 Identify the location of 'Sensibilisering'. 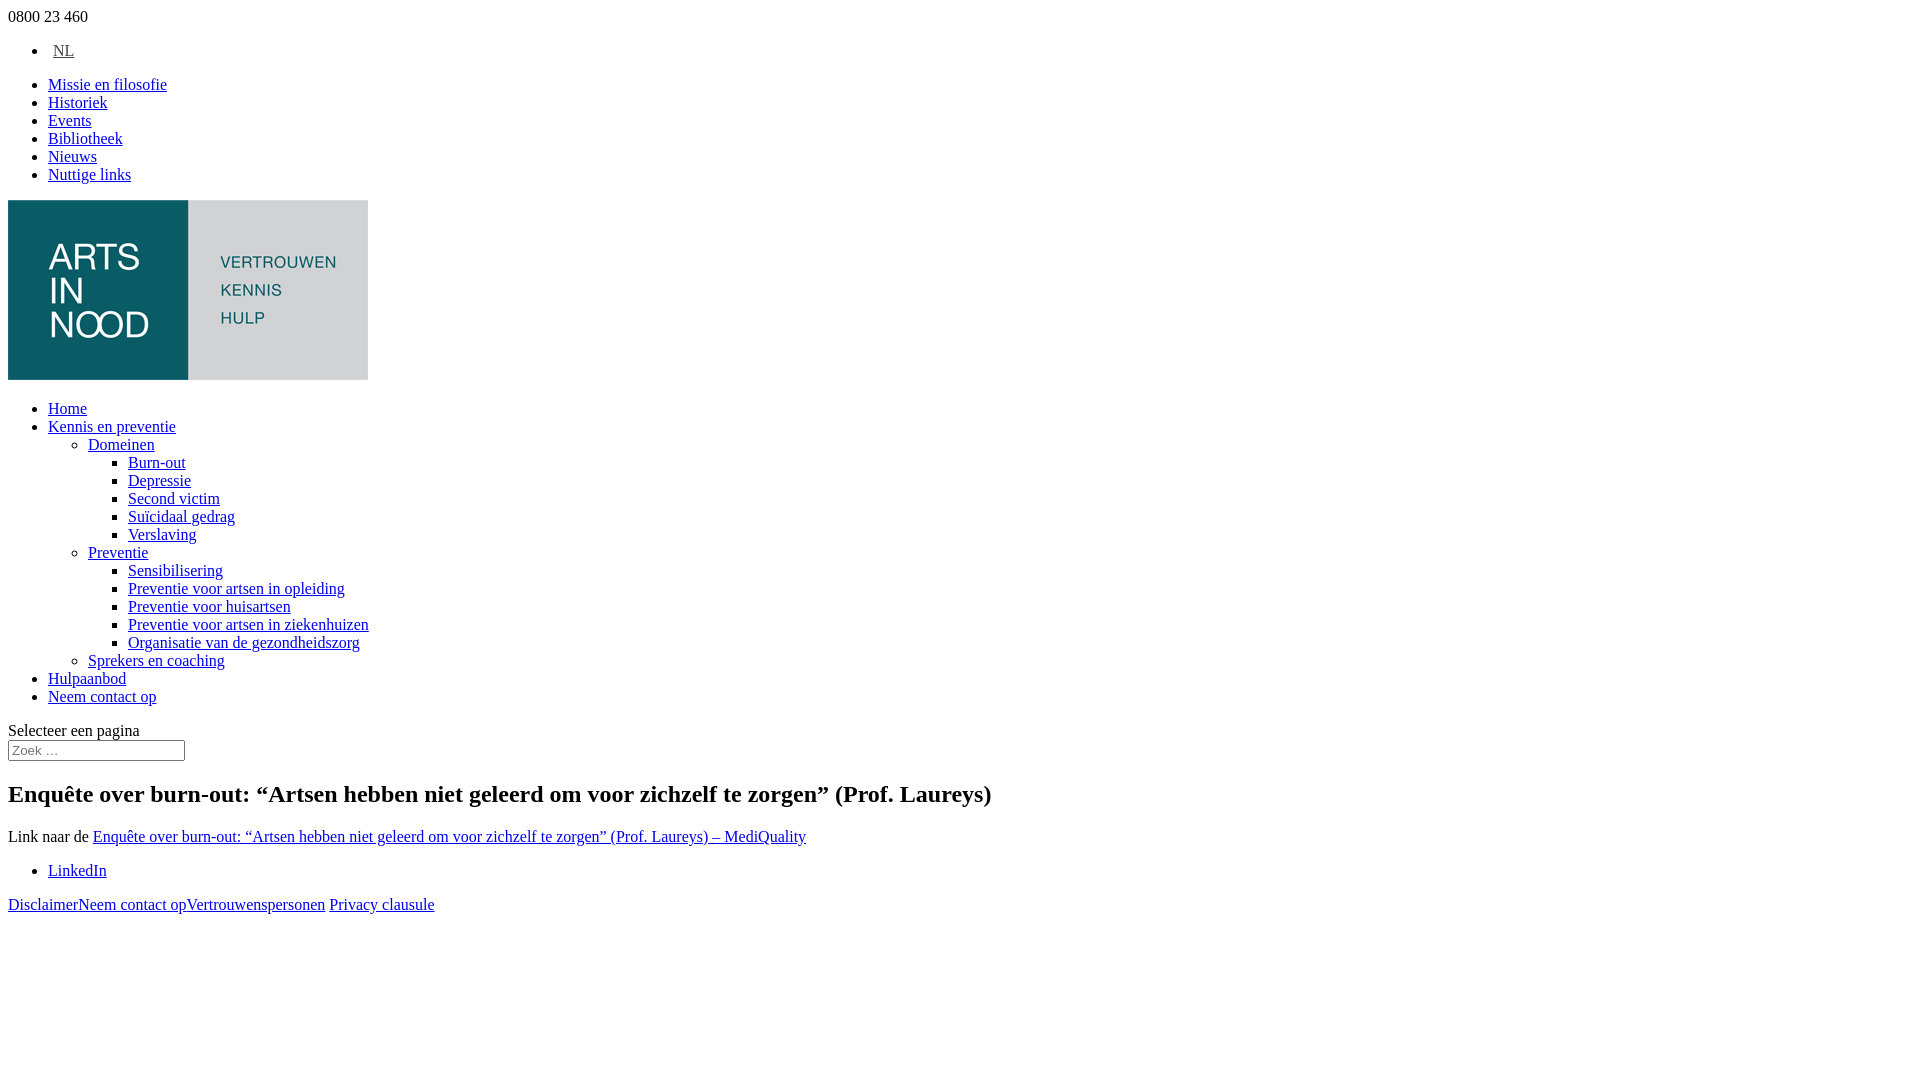
(175, 570).